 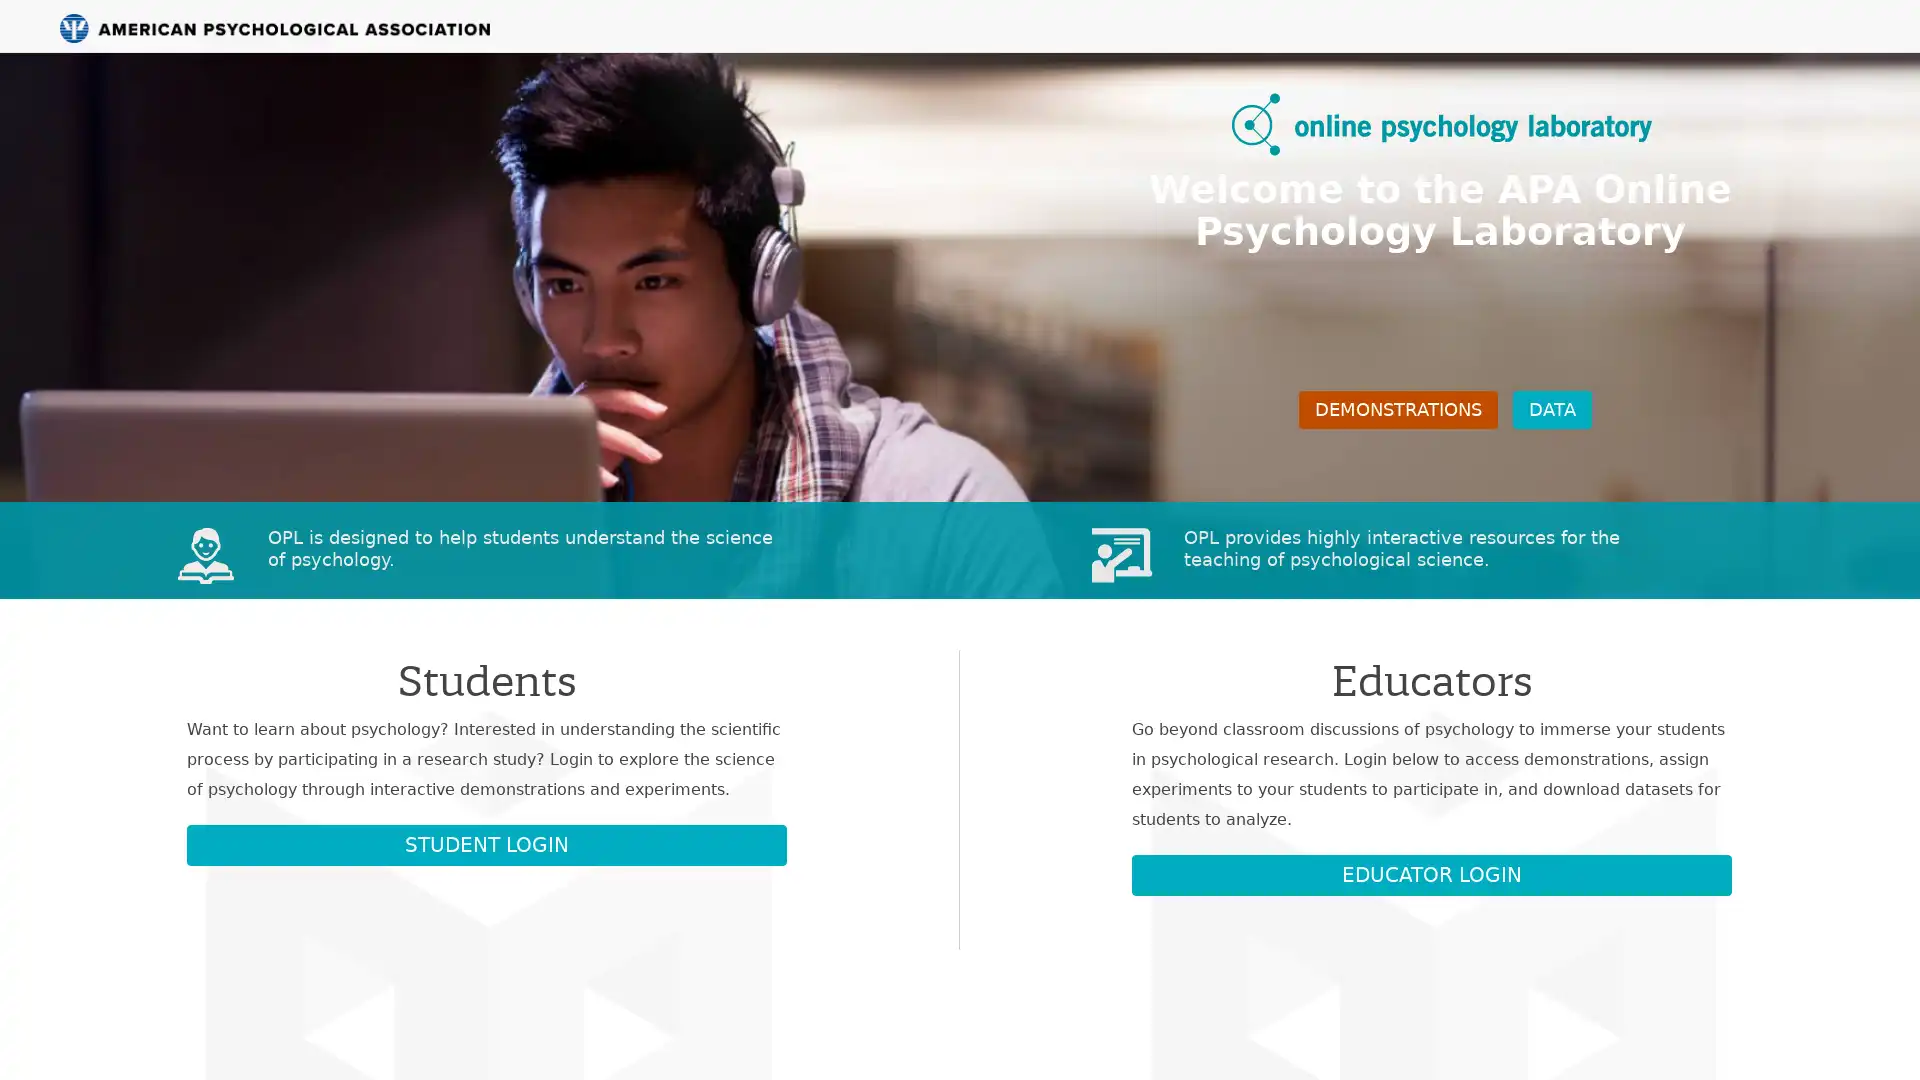 I want to click on Getting Started, so click(x=1641, y=20).